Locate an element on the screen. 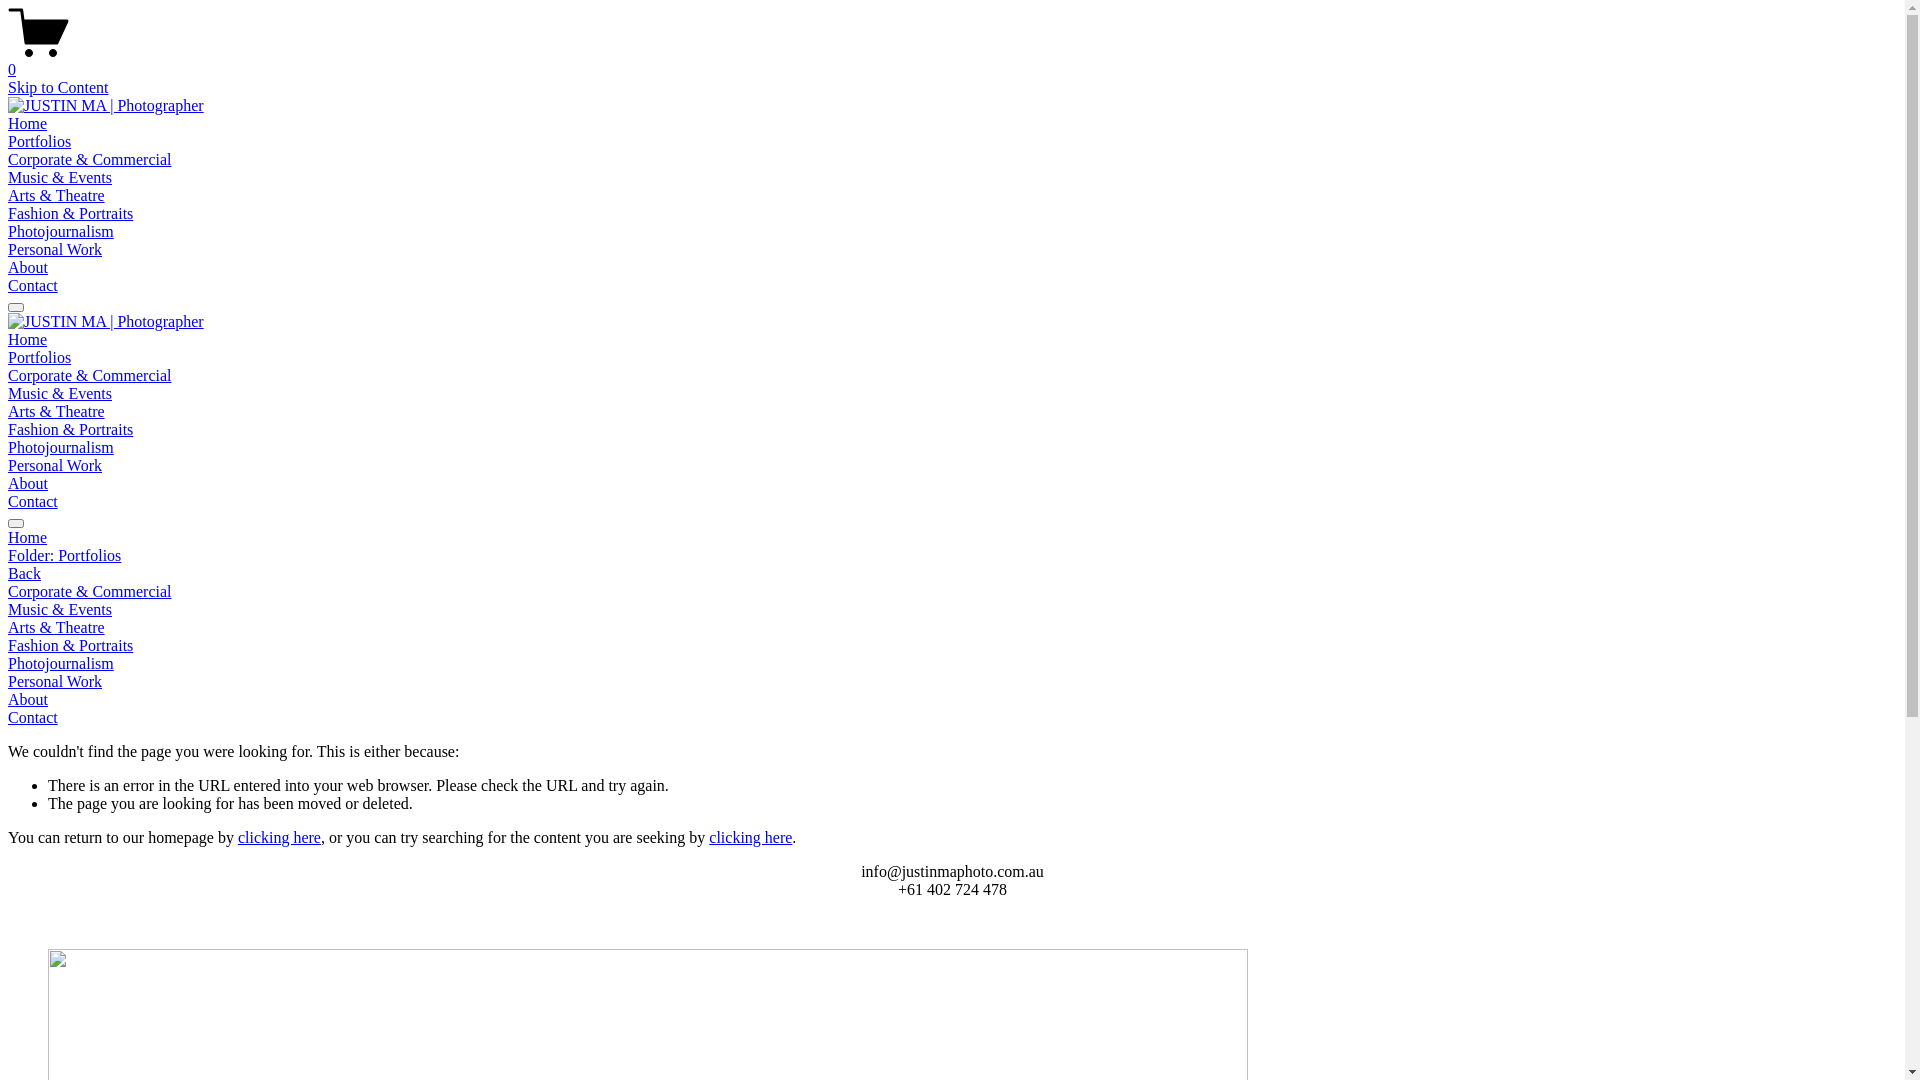 The image size is (1920, 1080). 'Photojournalism' is located at coordinates (951, 663).